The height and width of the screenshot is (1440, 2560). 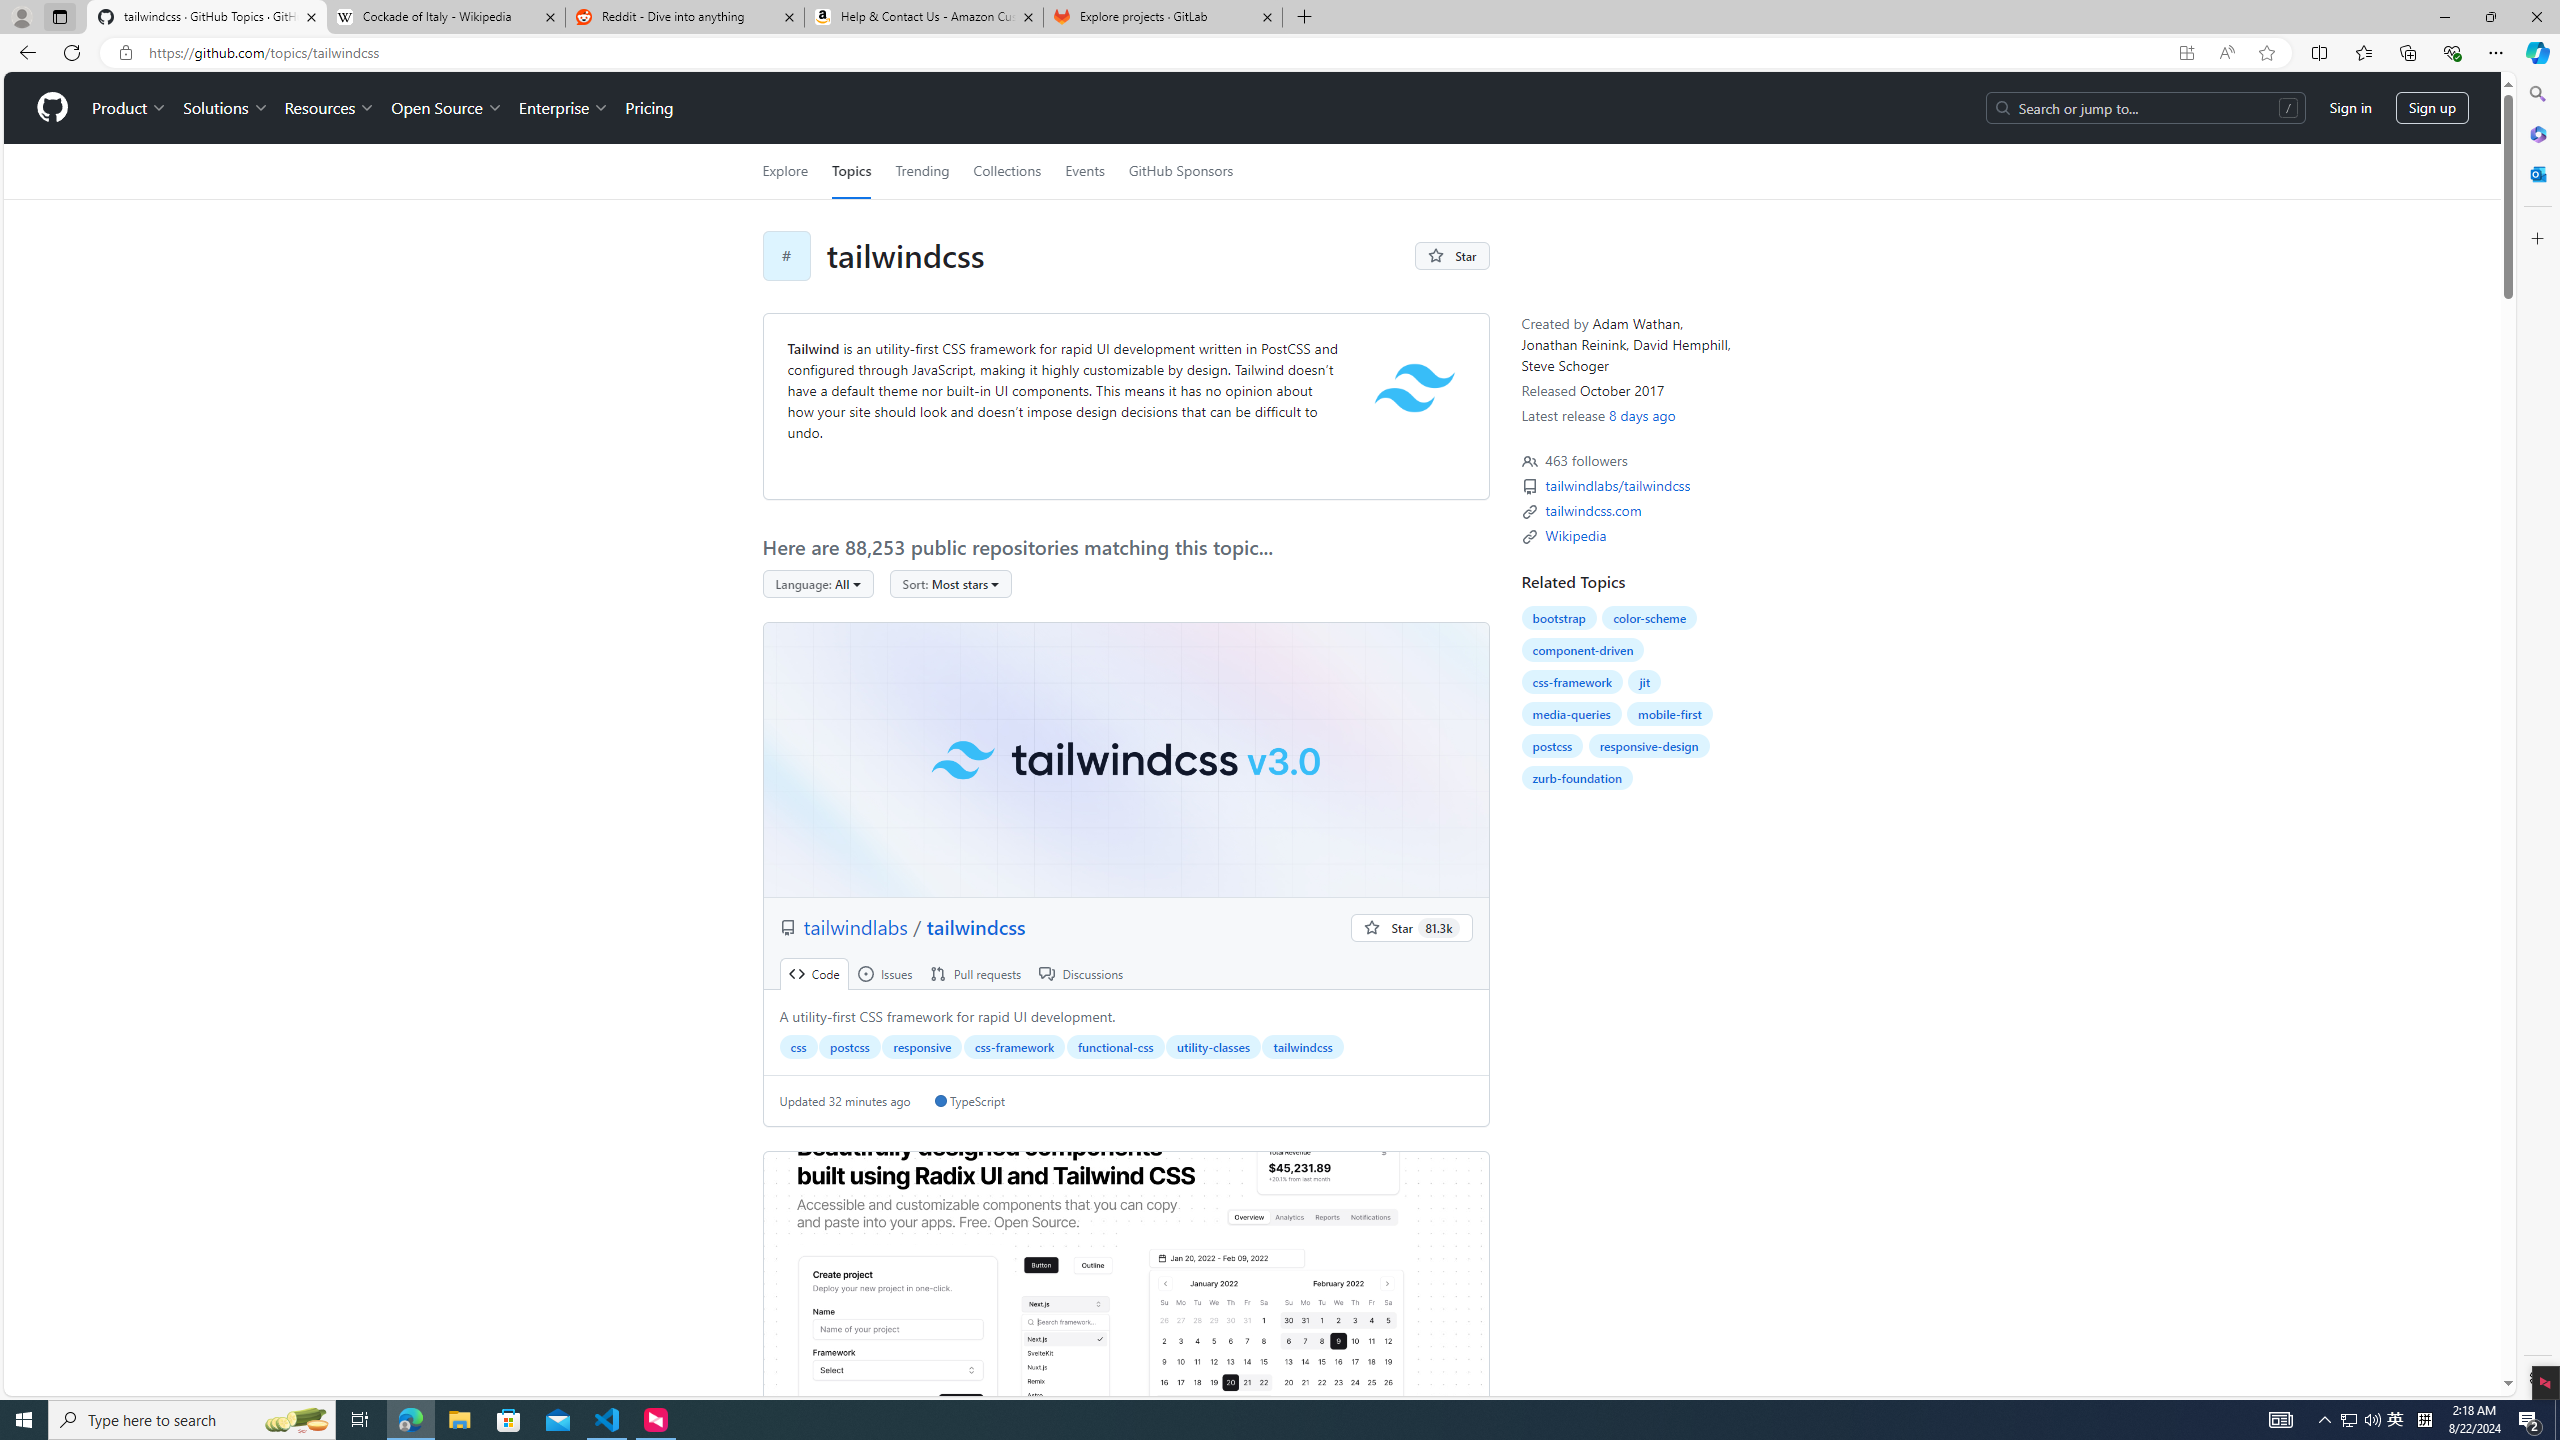 What do you see at coordinates (1647, 744) in the screenshot?
I see `'responsive-design'` at bounding box center [1647, 744].